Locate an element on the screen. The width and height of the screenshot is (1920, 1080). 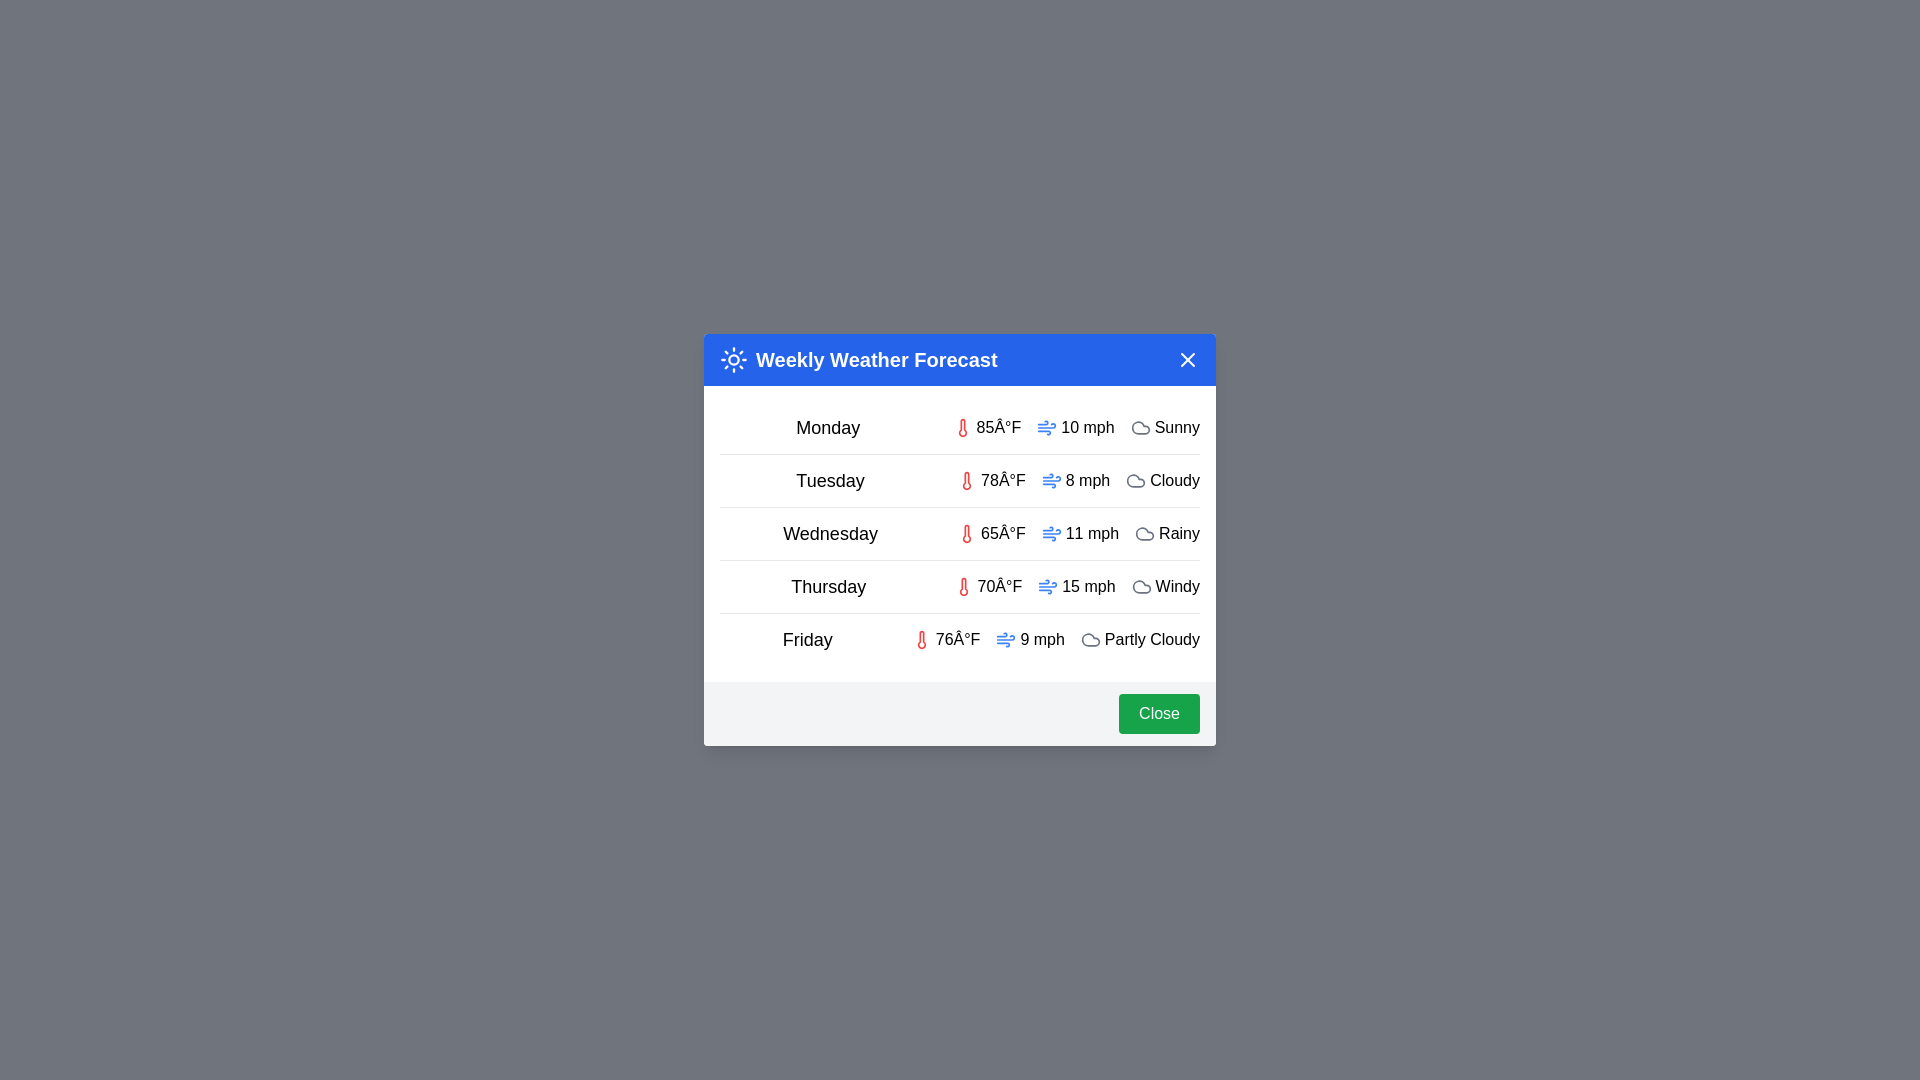
the weather details for Monday is located at coordinates (960, 427).